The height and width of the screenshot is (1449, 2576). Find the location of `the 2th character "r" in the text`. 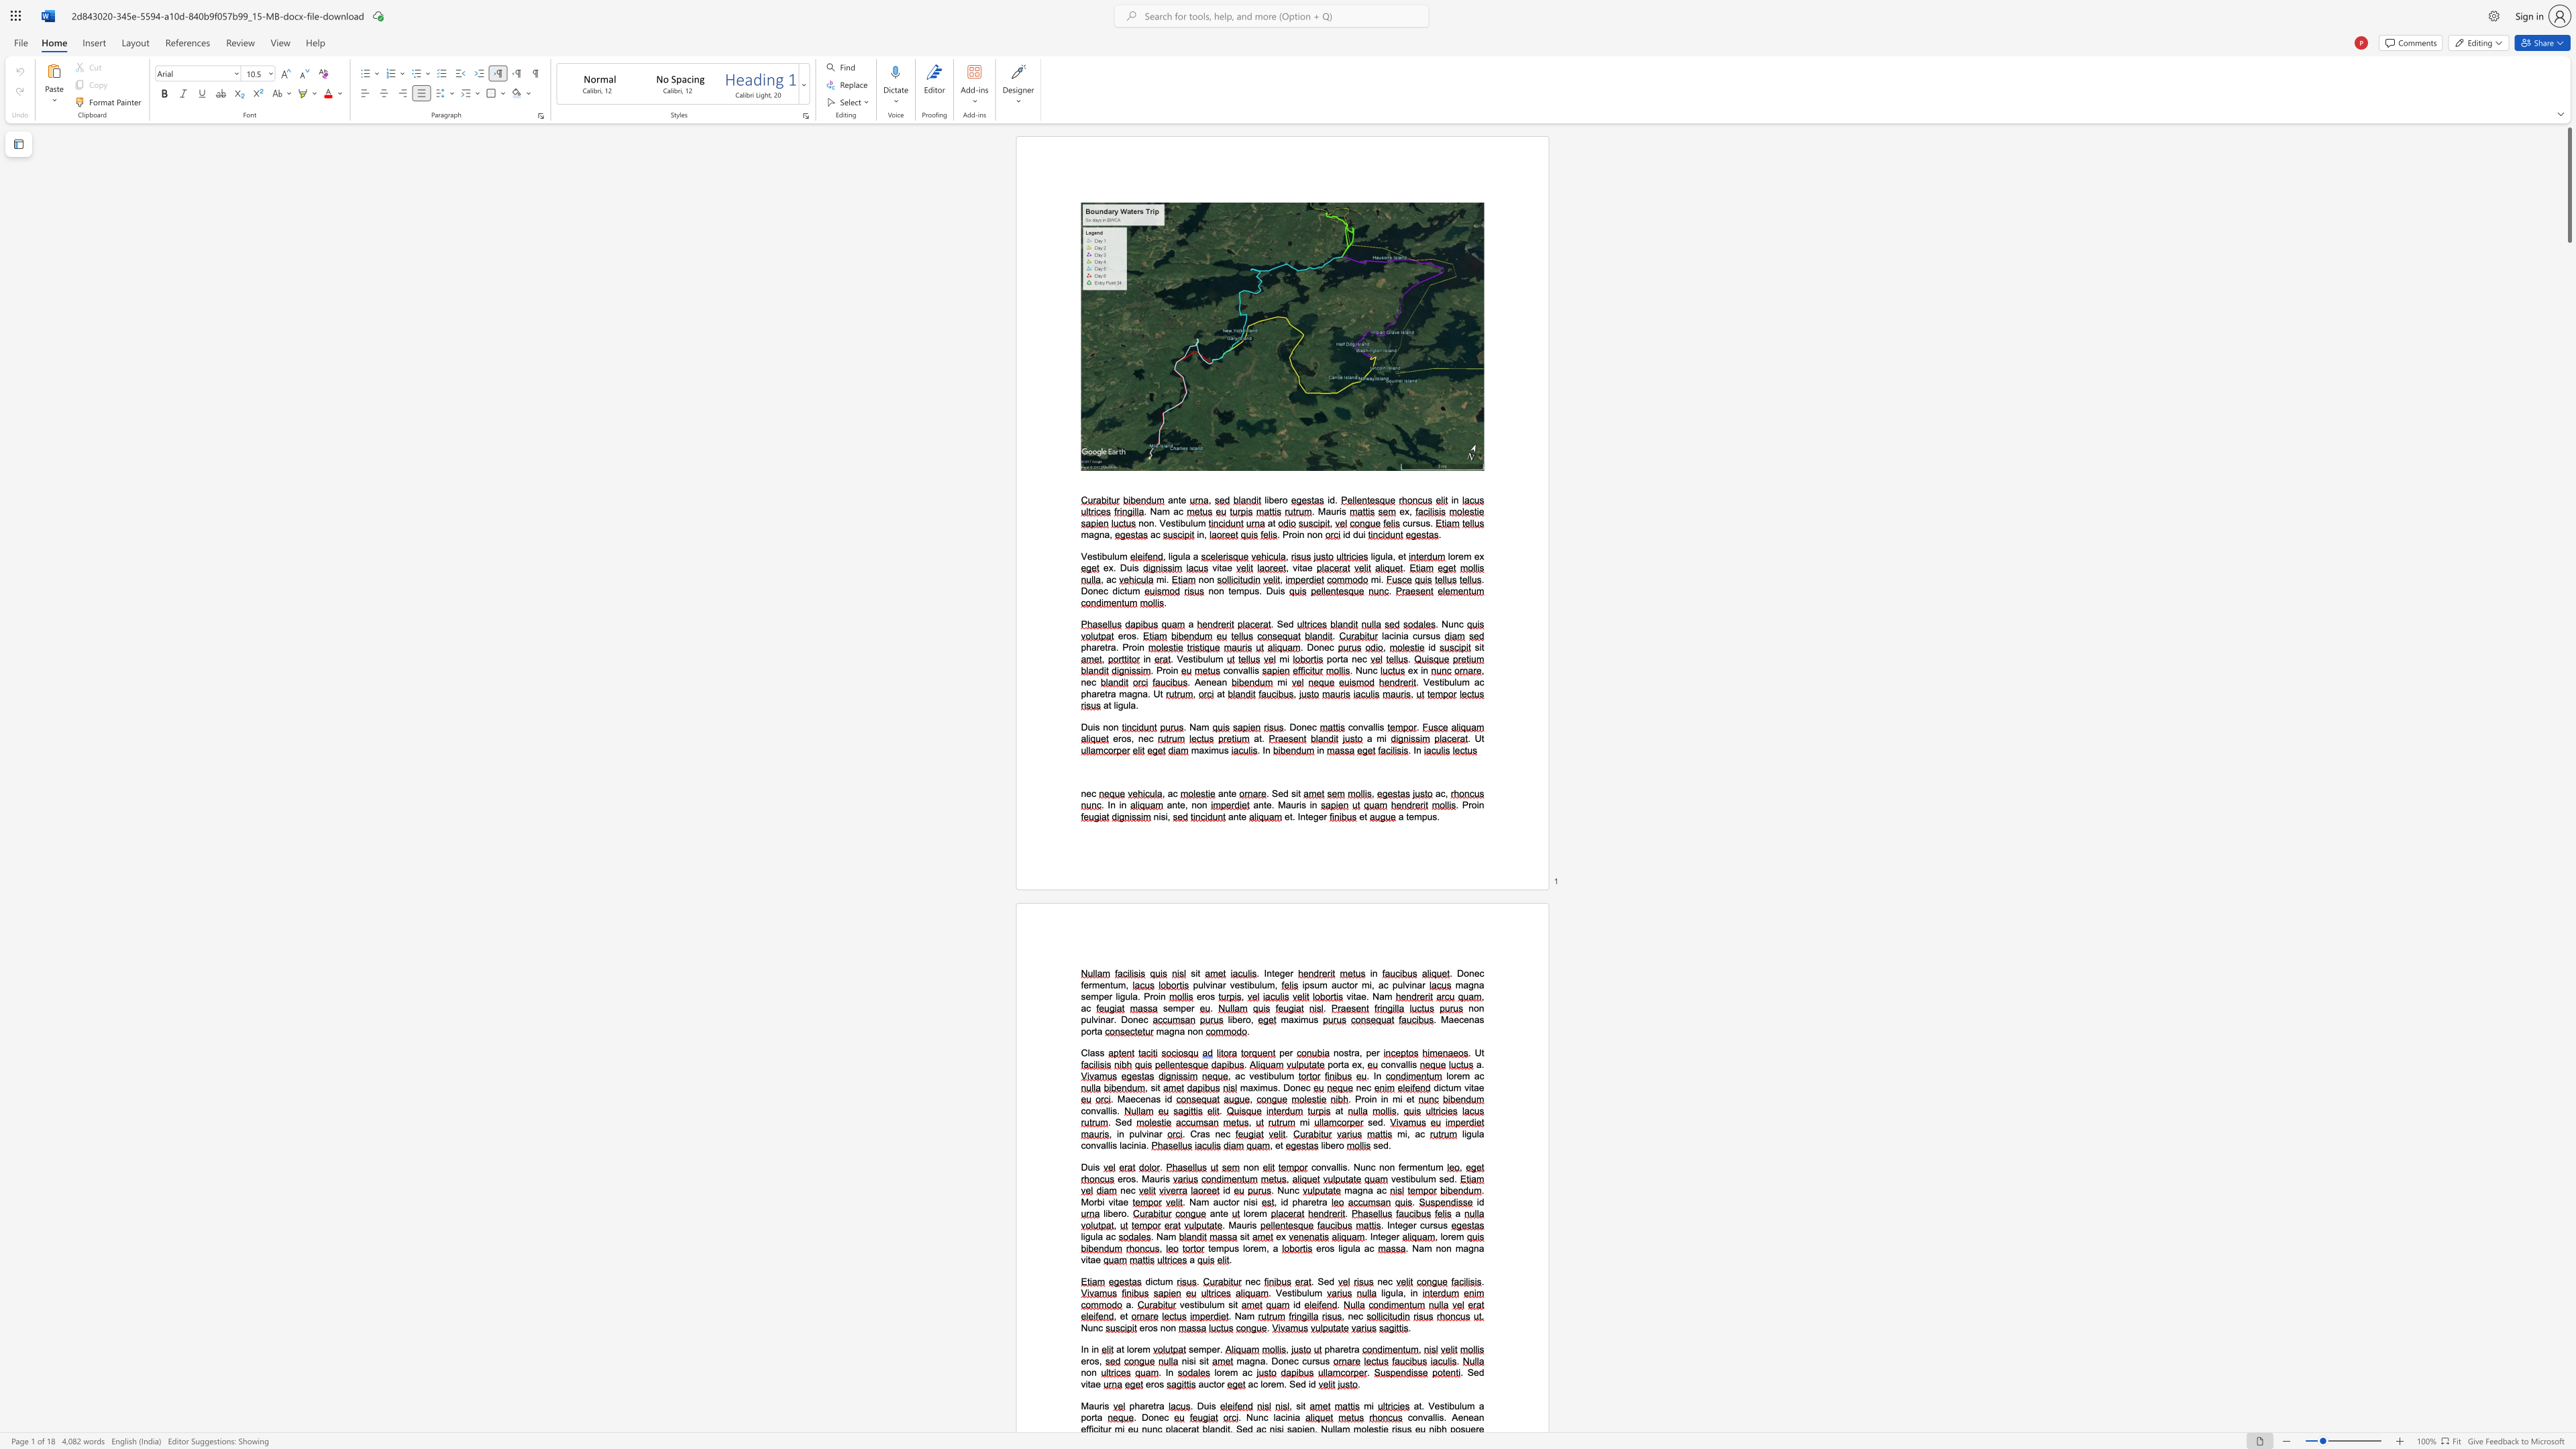

the 2th character "r" in the text is located at coordinates (1160, 1178).